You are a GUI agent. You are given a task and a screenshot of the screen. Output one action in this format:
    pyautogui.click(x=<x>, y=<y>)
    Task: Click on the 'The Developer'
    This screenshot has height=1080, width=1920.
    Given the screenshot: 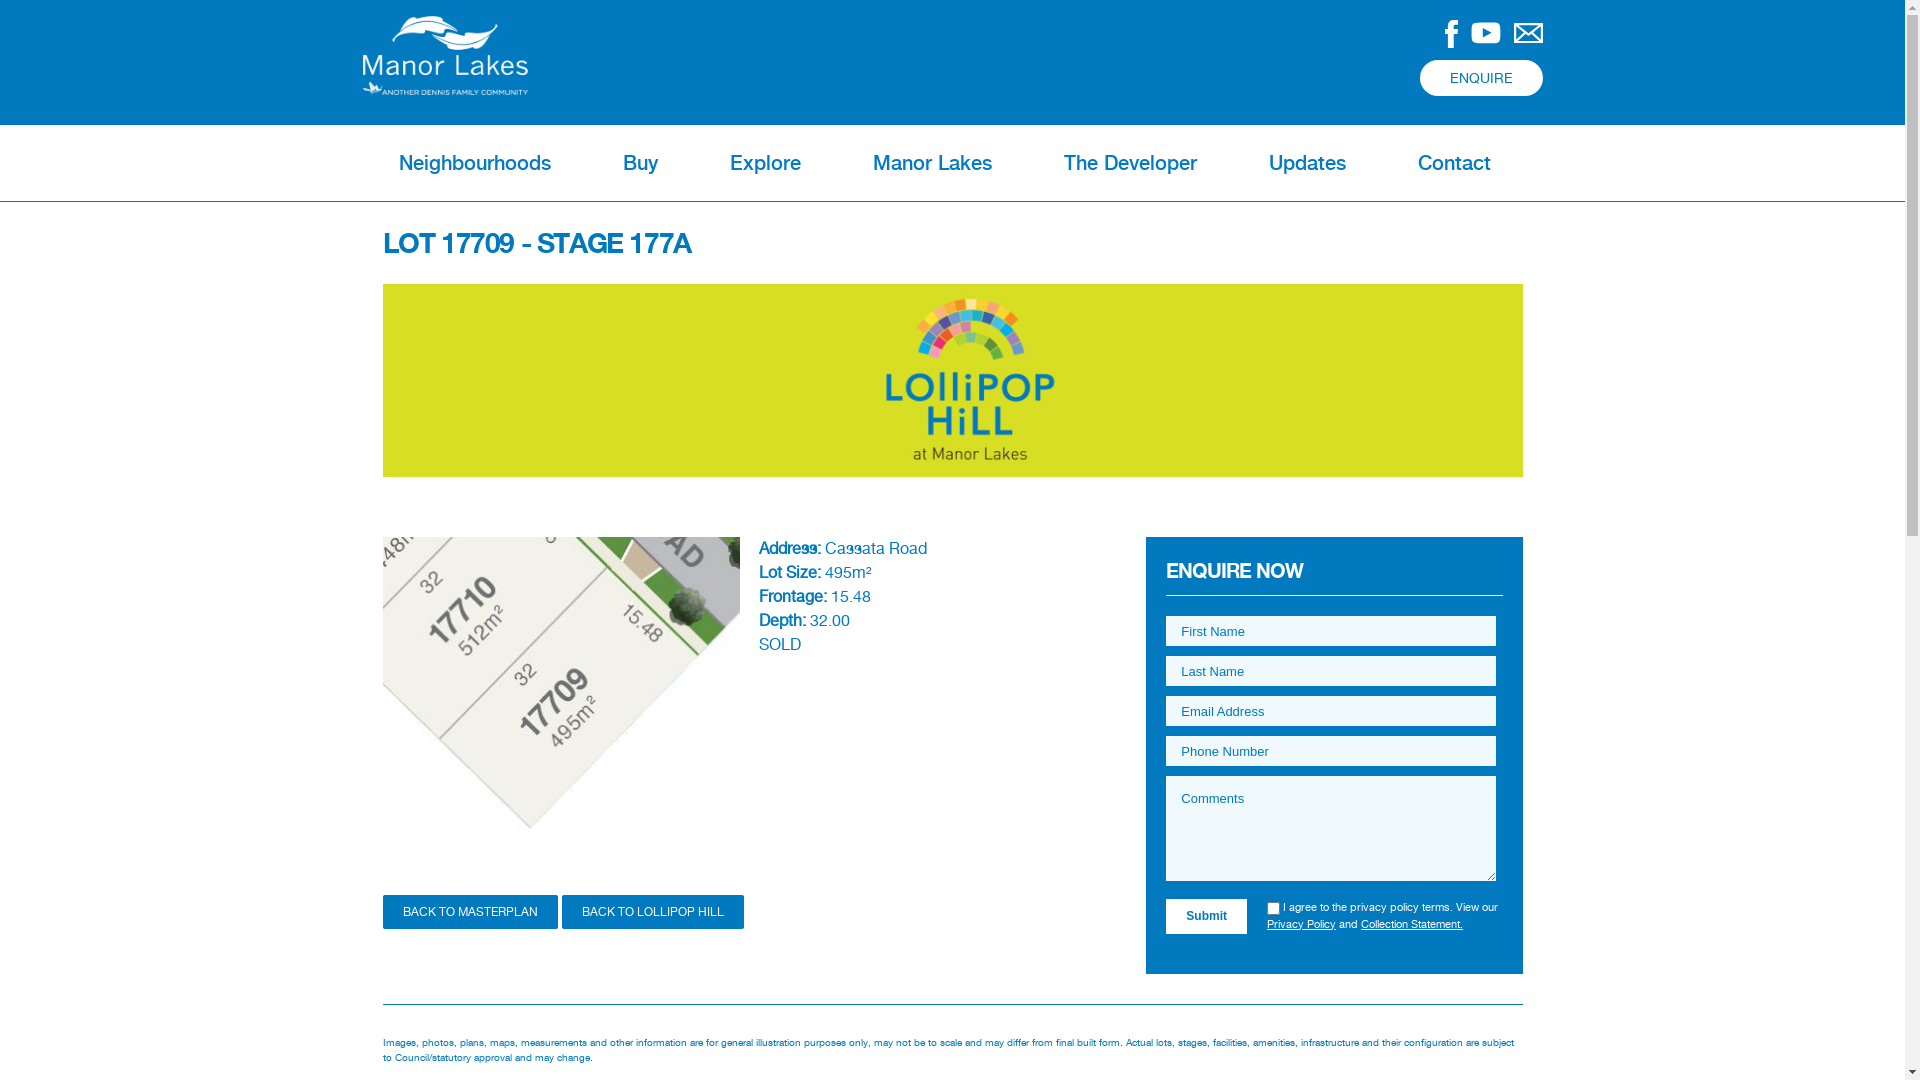 What is the action you would take?
    pyautogui.click(x=1130, y=161)
    